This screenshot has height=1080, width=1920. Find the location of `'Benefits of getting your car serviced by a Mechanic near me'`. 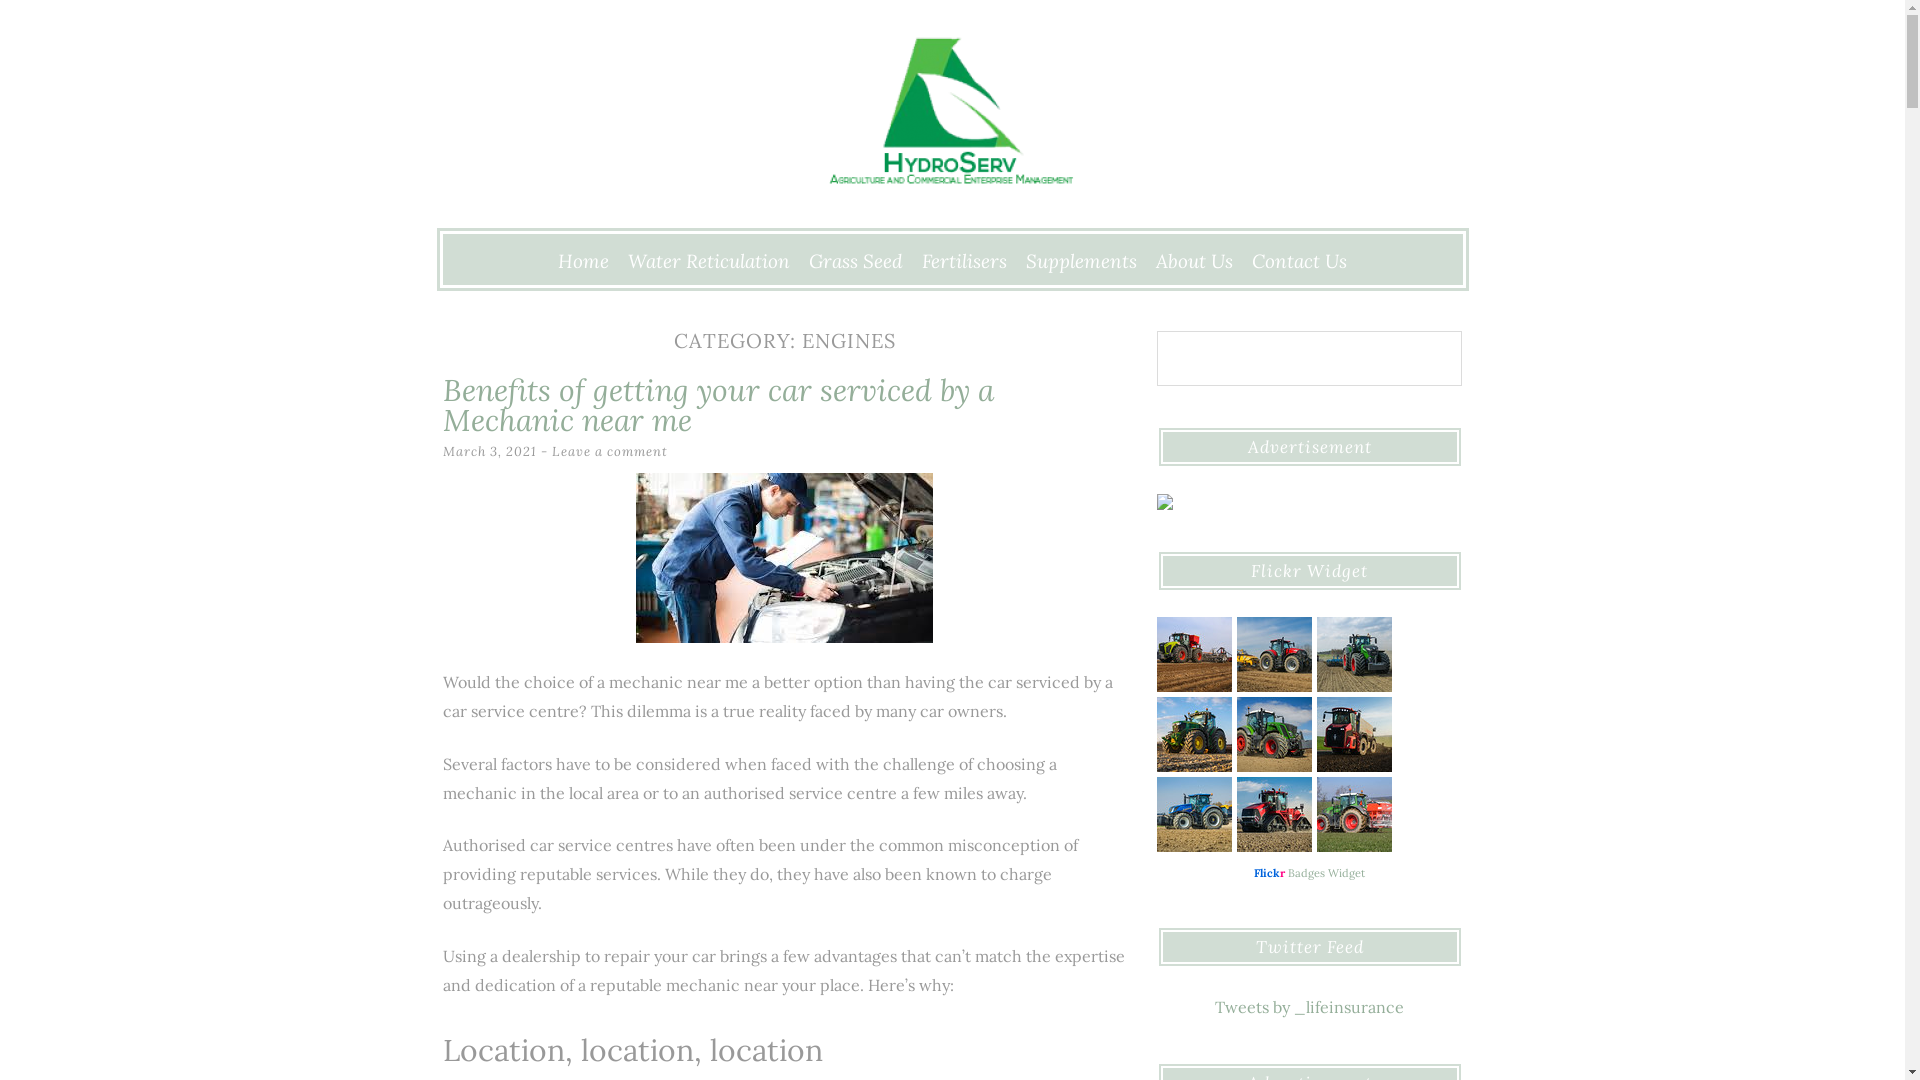

'Benefits of getting your car serviced by a Mechanic near me' is located at coordinates (717, 405).